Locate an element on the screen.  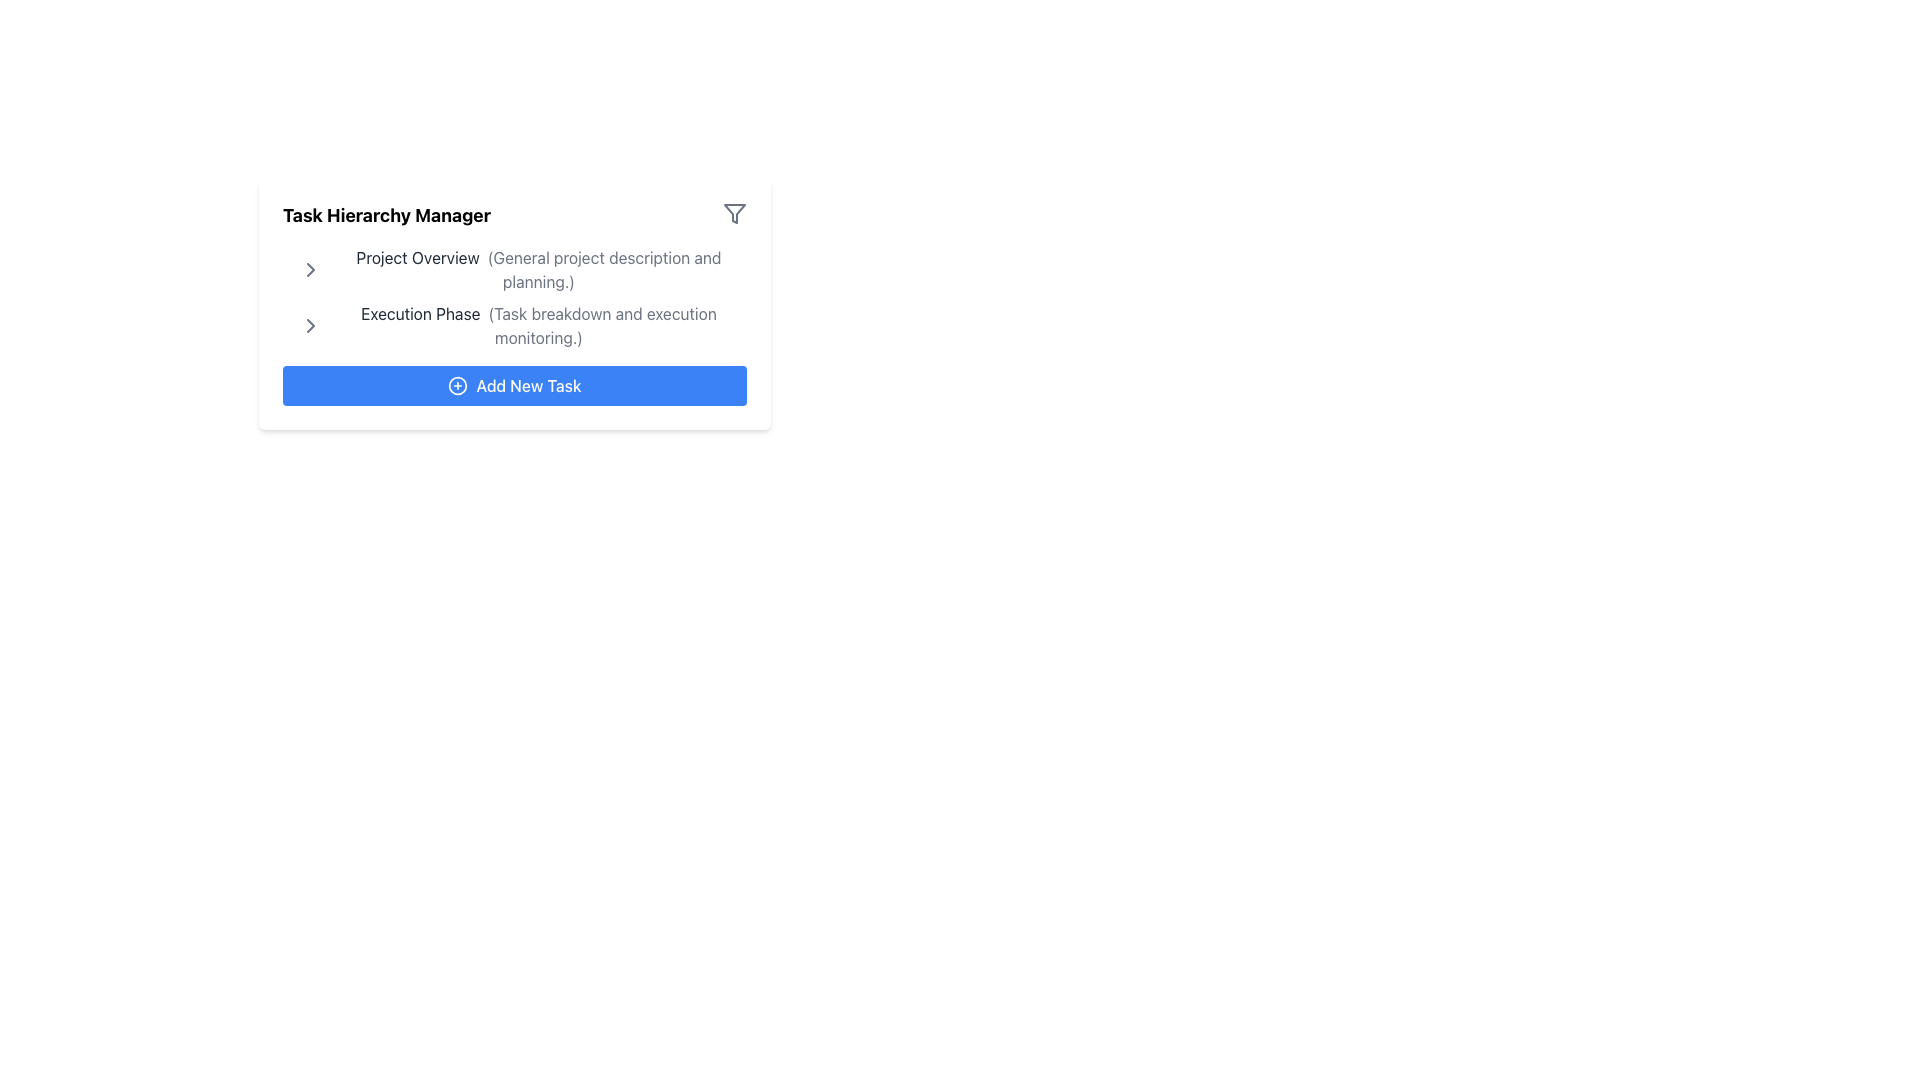
Circular SVG shape, which is a minimalistic outline with a radius of 10 units located to the left of the 'Add New Task' button in the task hierarchy manager section is located at coordinates (457, 385).